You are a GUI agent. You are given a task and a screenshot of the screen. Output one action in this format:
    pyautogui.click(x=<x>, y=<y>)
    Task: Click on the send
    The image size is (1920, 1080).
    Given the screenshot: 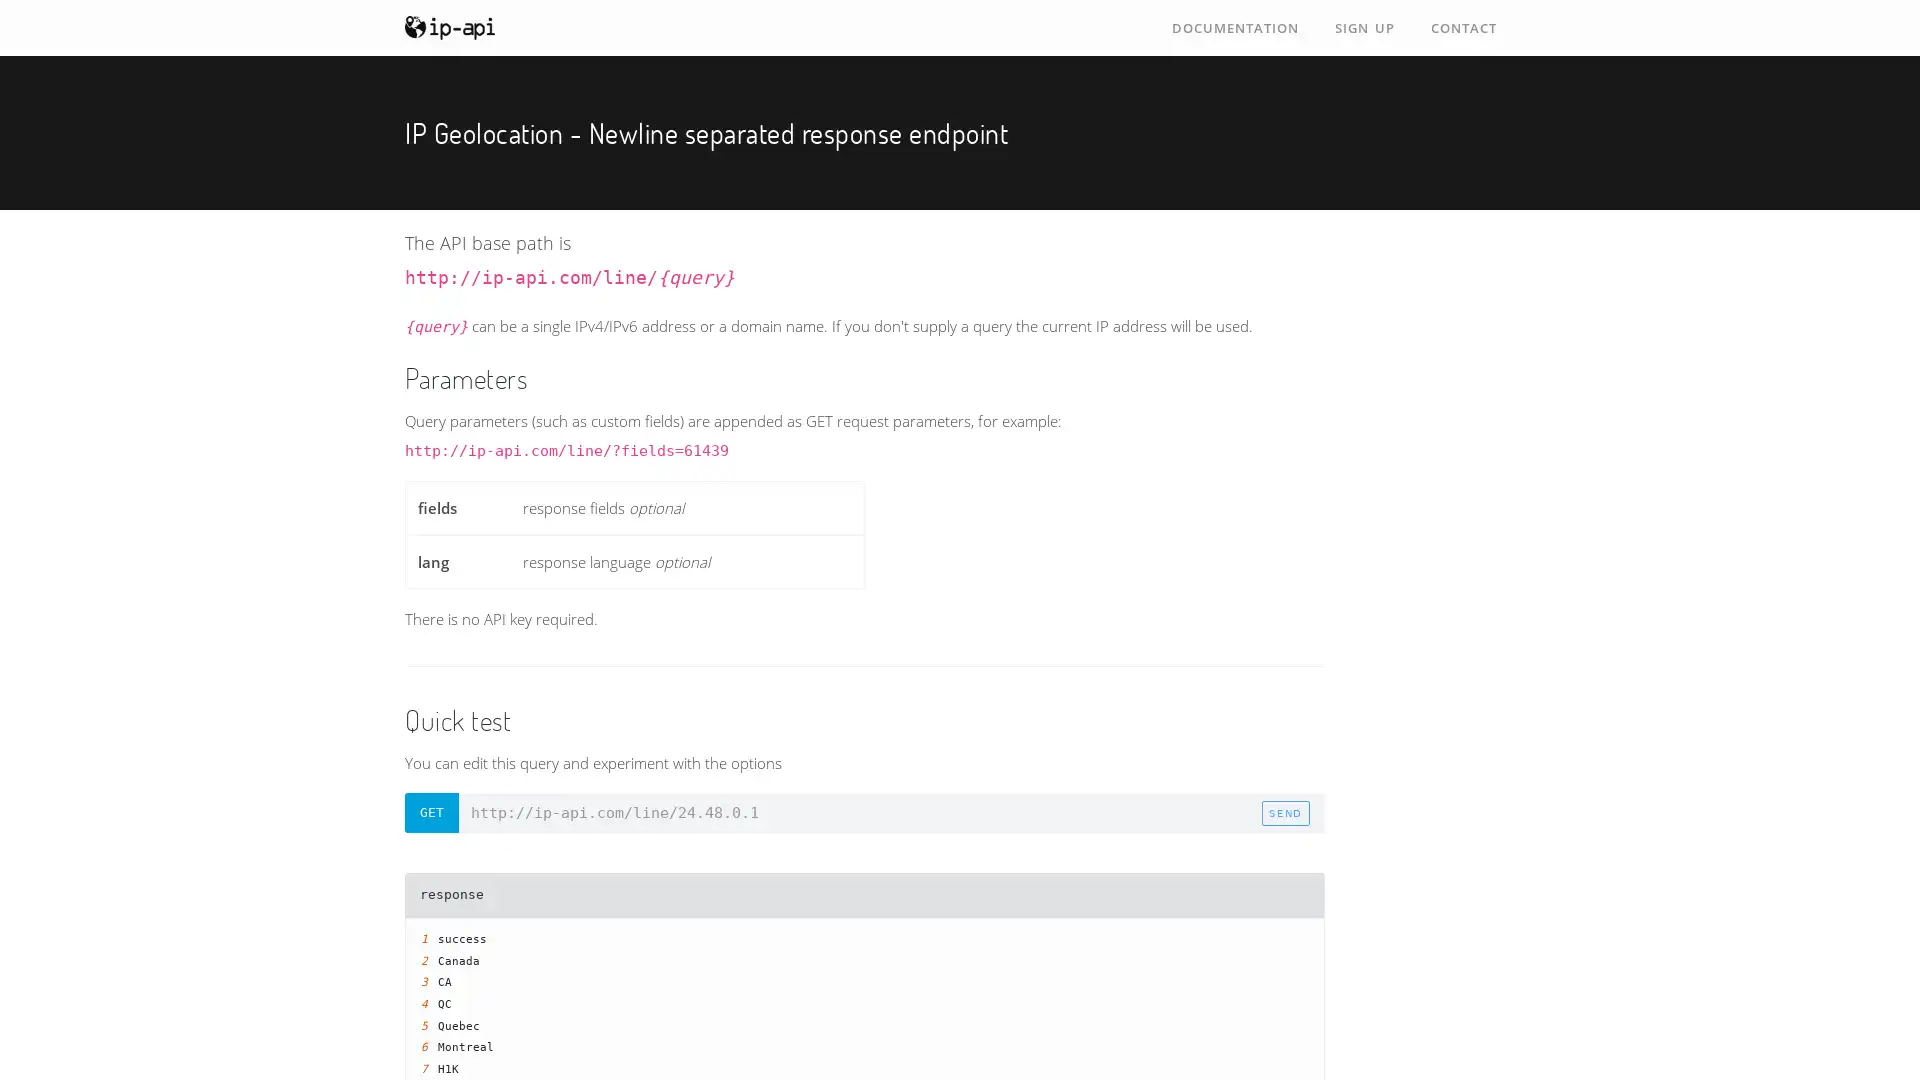 What is the action you would take?
    pyautogui.click(x=1285, y=812)
    